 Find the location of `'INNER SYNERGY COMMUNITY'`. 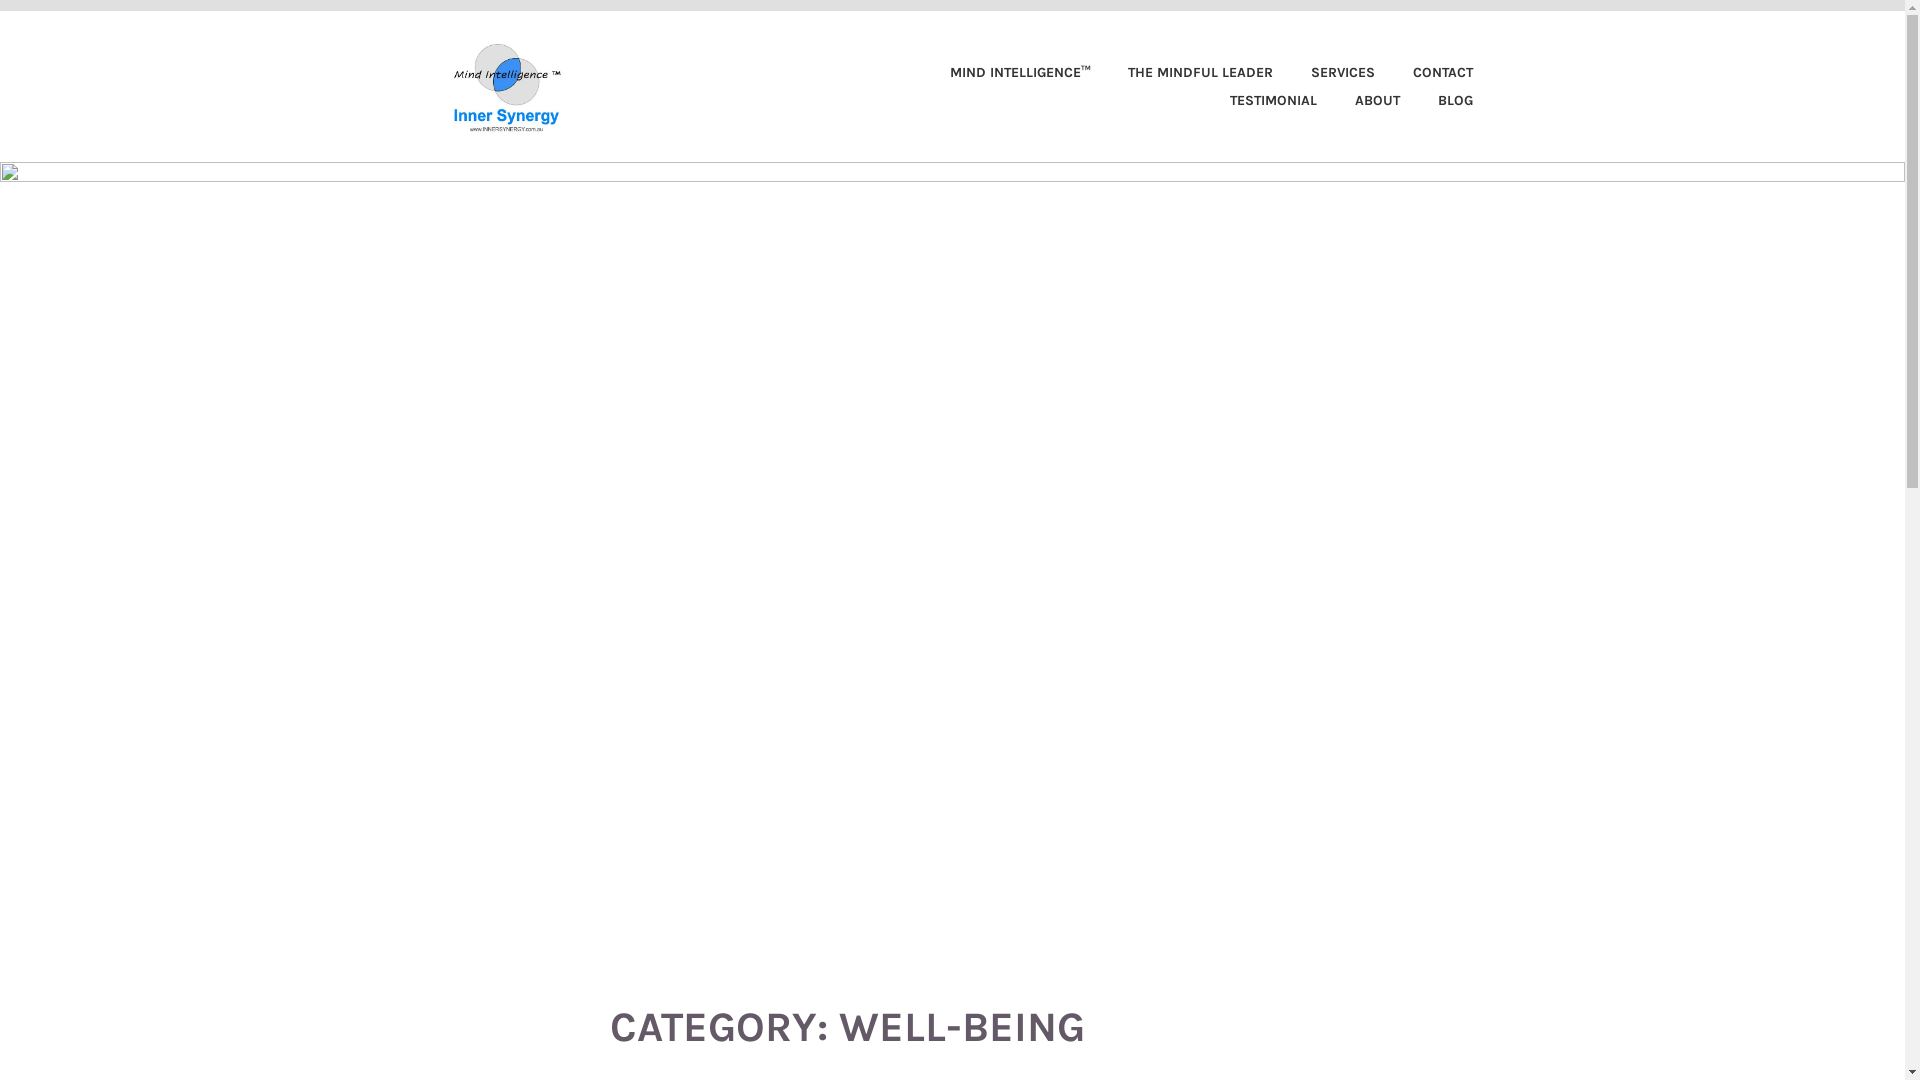

'INNER SYNERGY COMMUNITY' is located at coordinates (590, 56).